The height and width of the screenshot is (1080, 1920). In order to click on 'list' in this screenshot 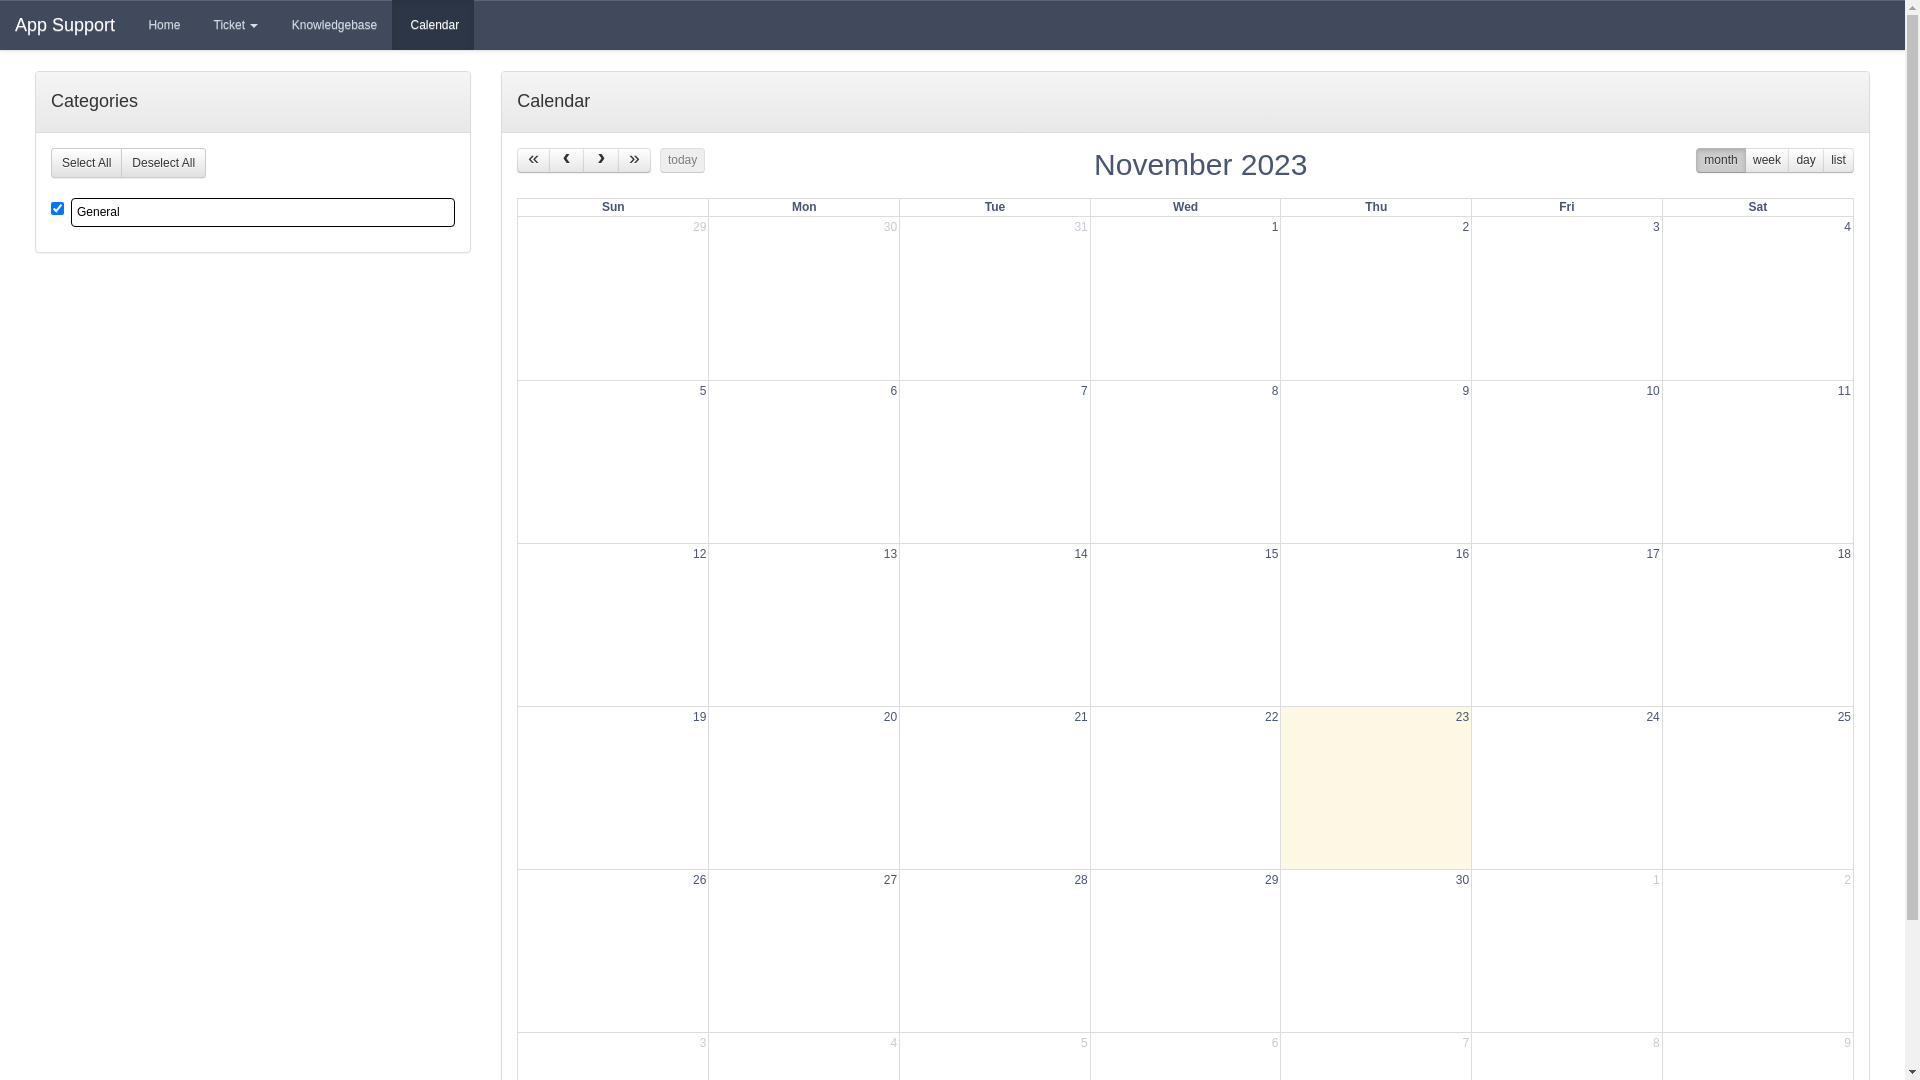, I will do `click(1838, 159)`.